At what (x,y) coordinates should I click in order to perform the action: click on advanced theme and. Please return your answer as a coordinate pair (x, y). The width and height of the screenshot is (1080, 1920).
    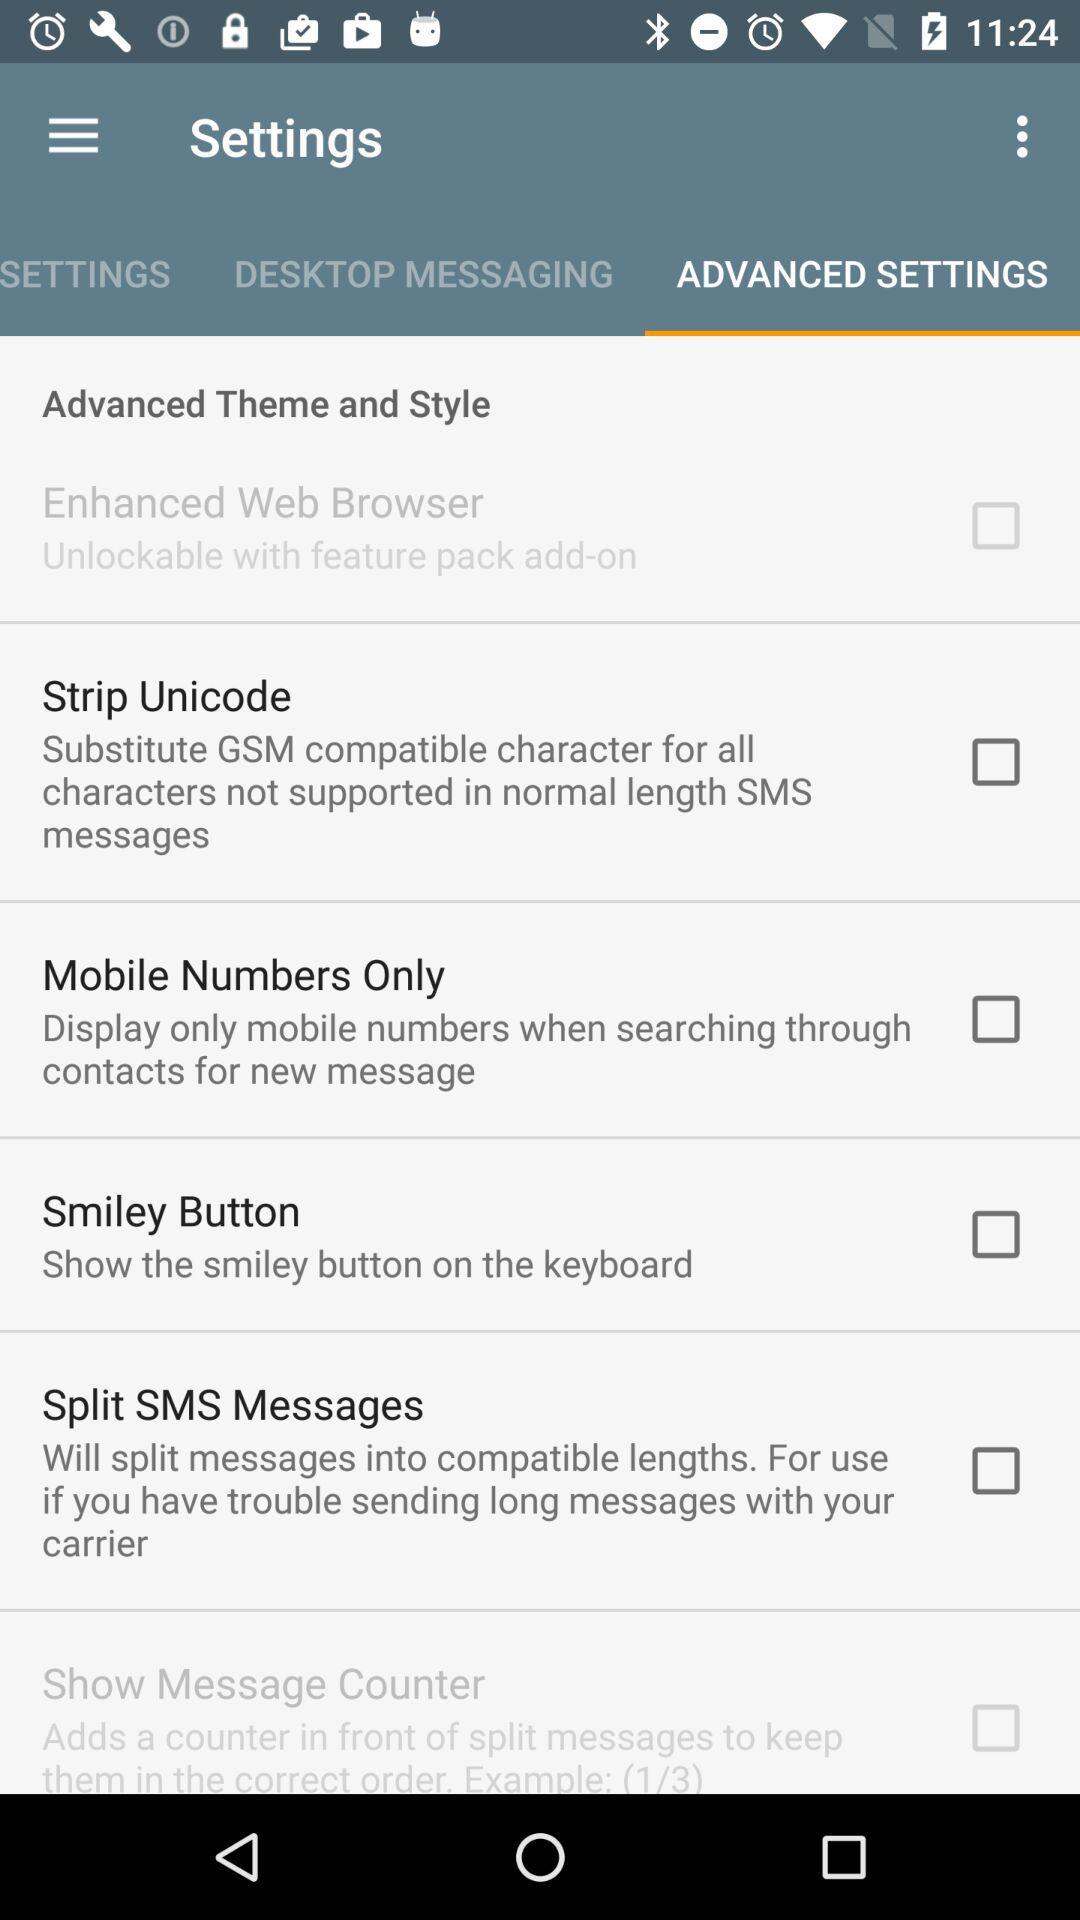
    Looking at the image, I should click on (540, 381).